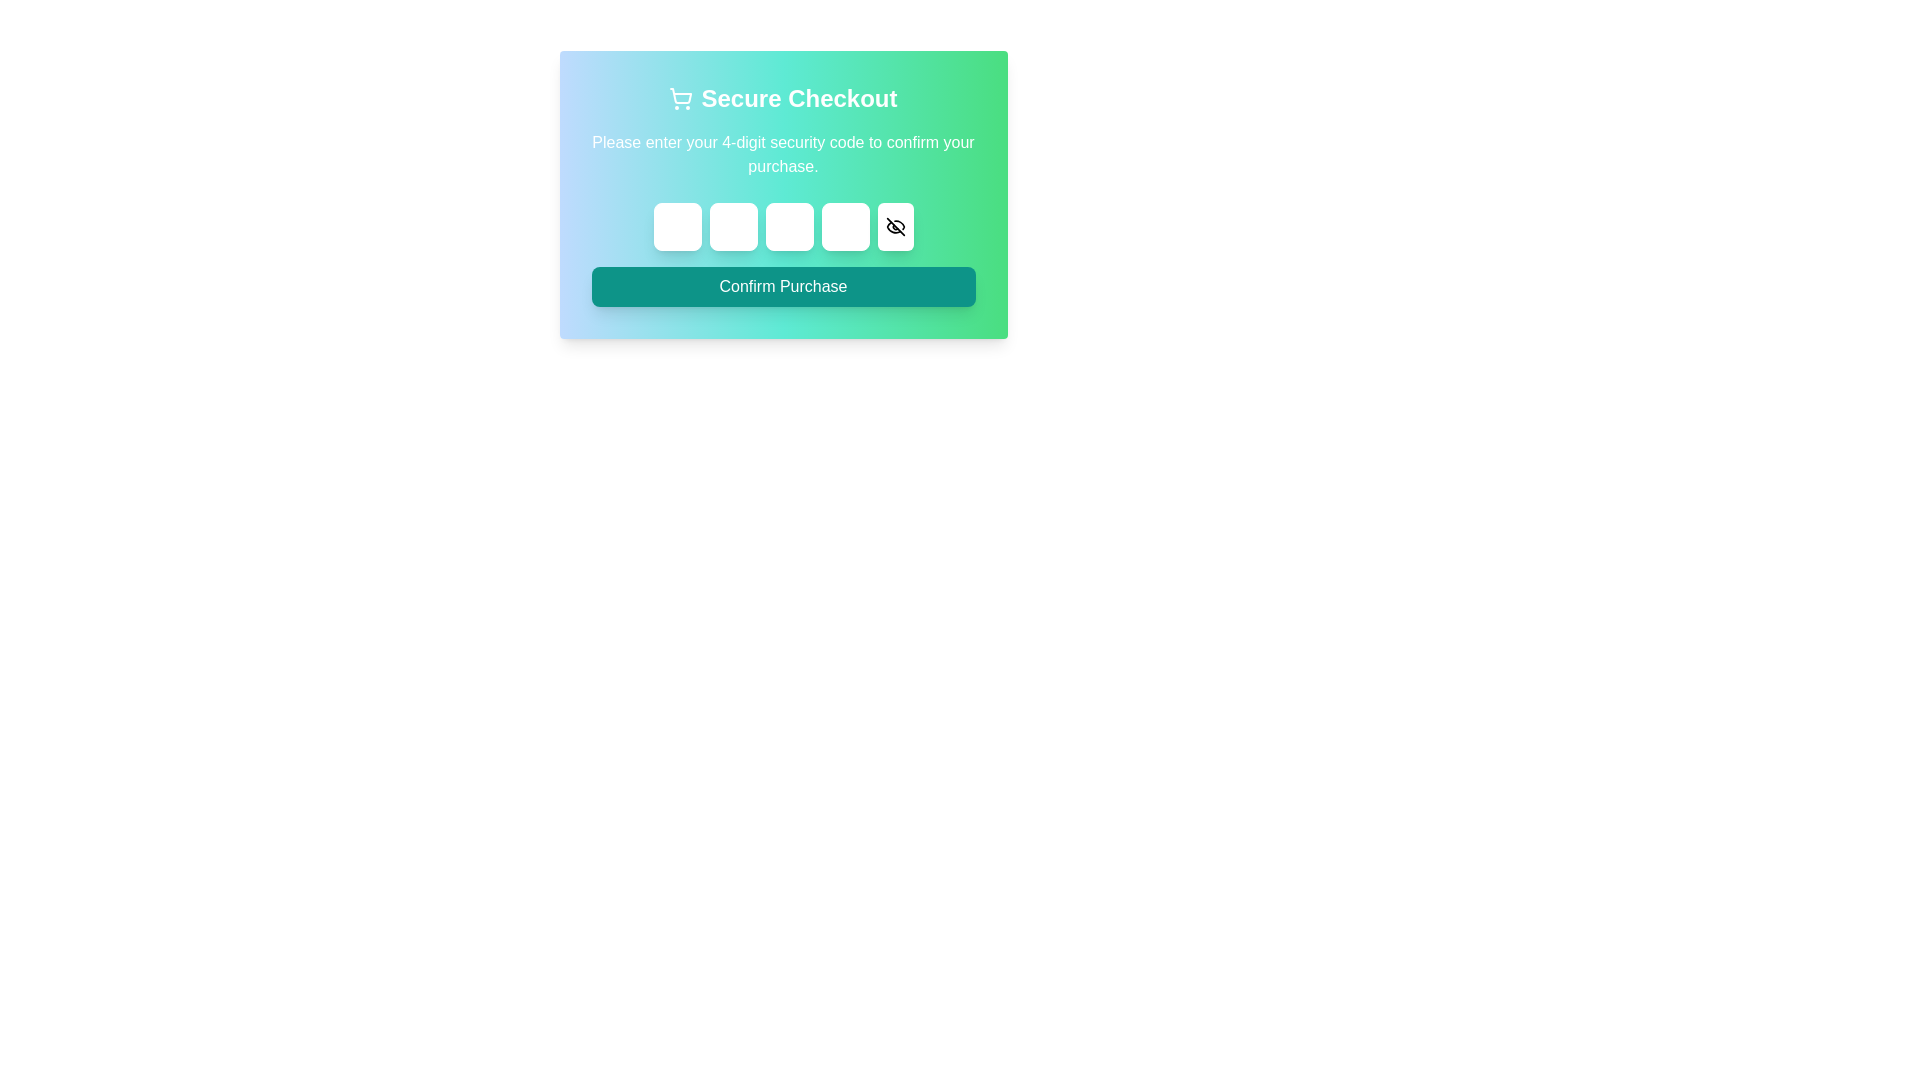 This screenshot has height=1080, width=1920. I want to click on the toggle button located to the right of four rounded square input fields, so click(894, 226).